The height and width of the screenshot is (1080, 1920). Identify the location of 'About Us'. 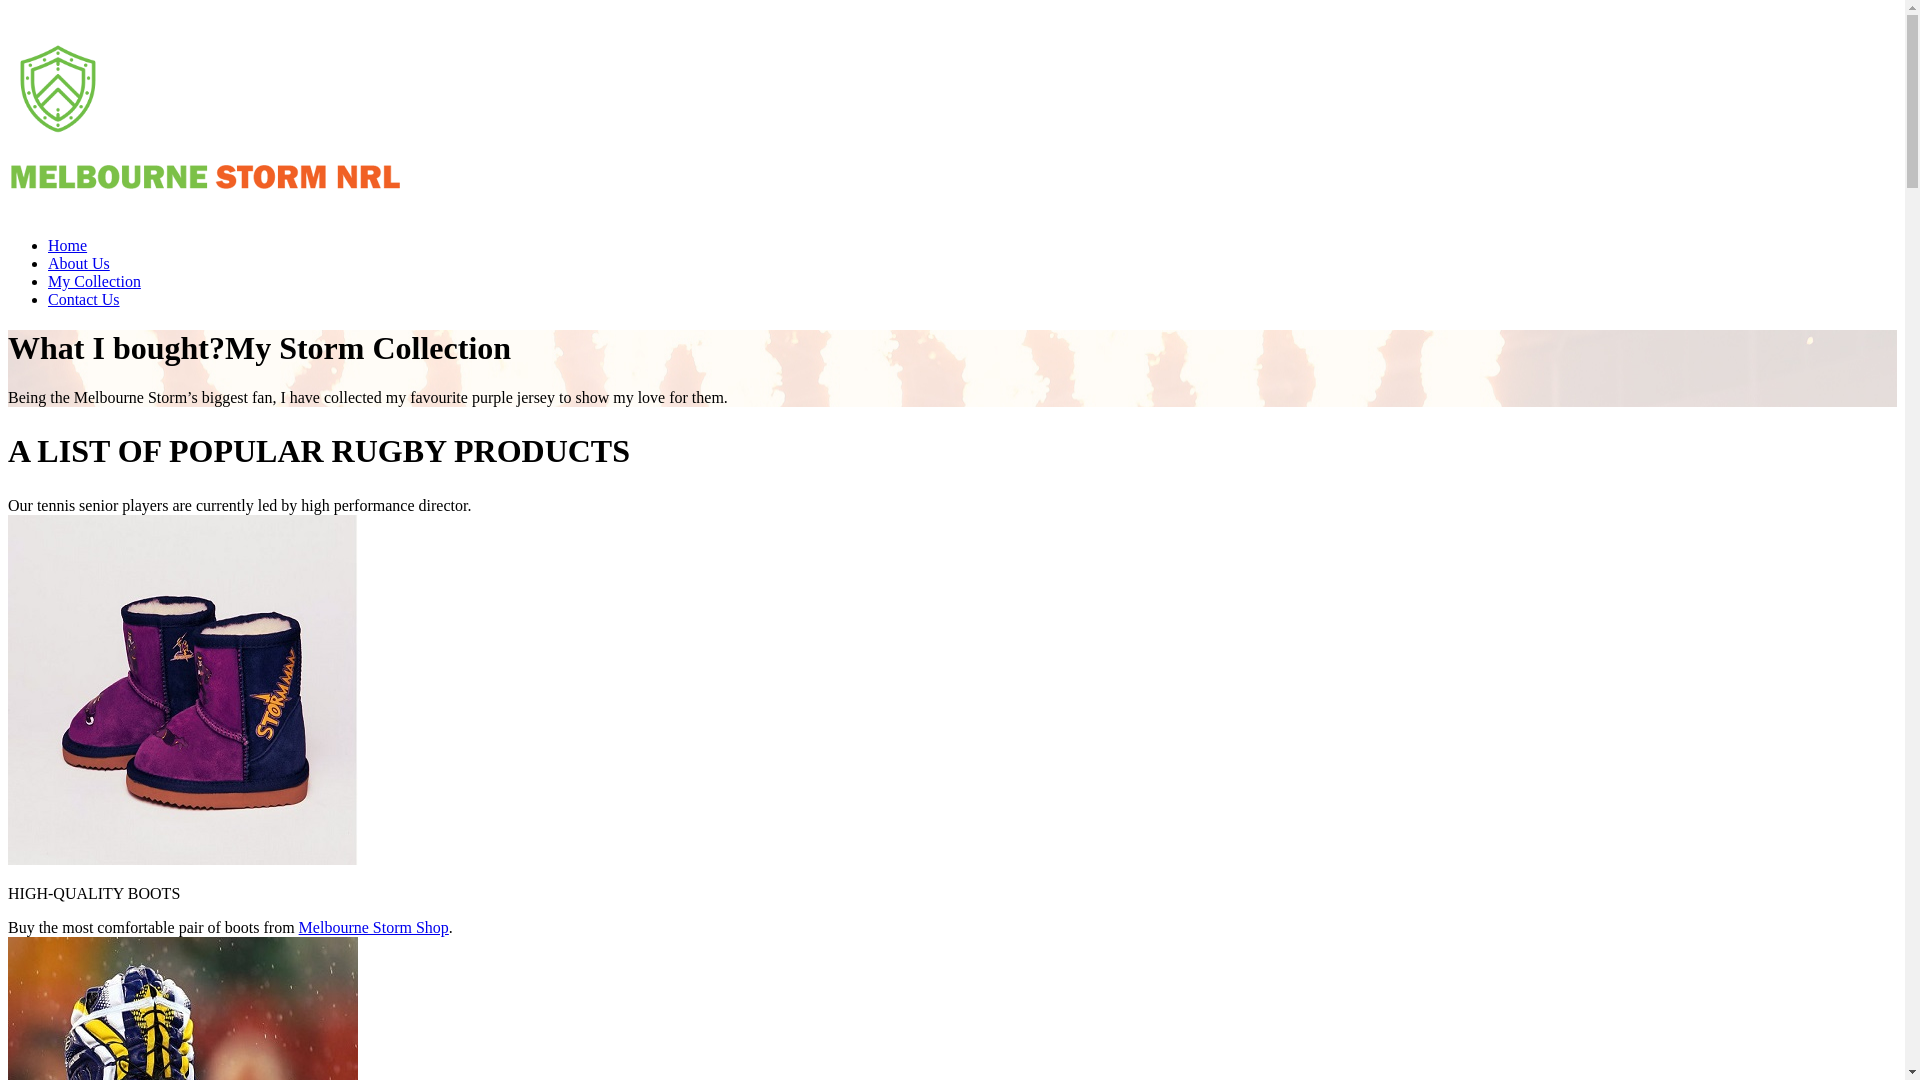
(48, 262).